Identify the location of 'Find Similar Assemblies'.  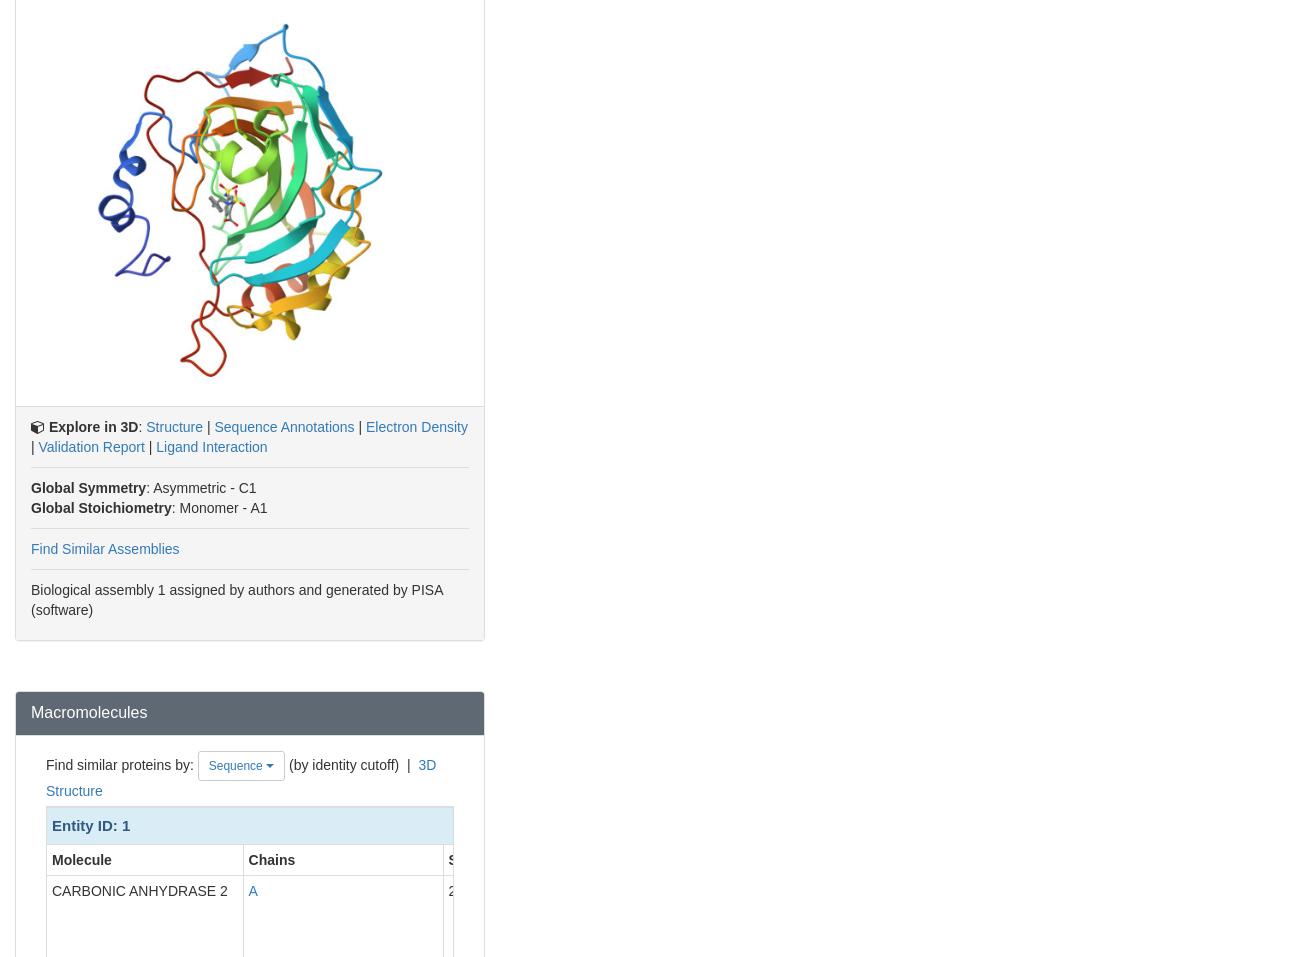
(104, 547).